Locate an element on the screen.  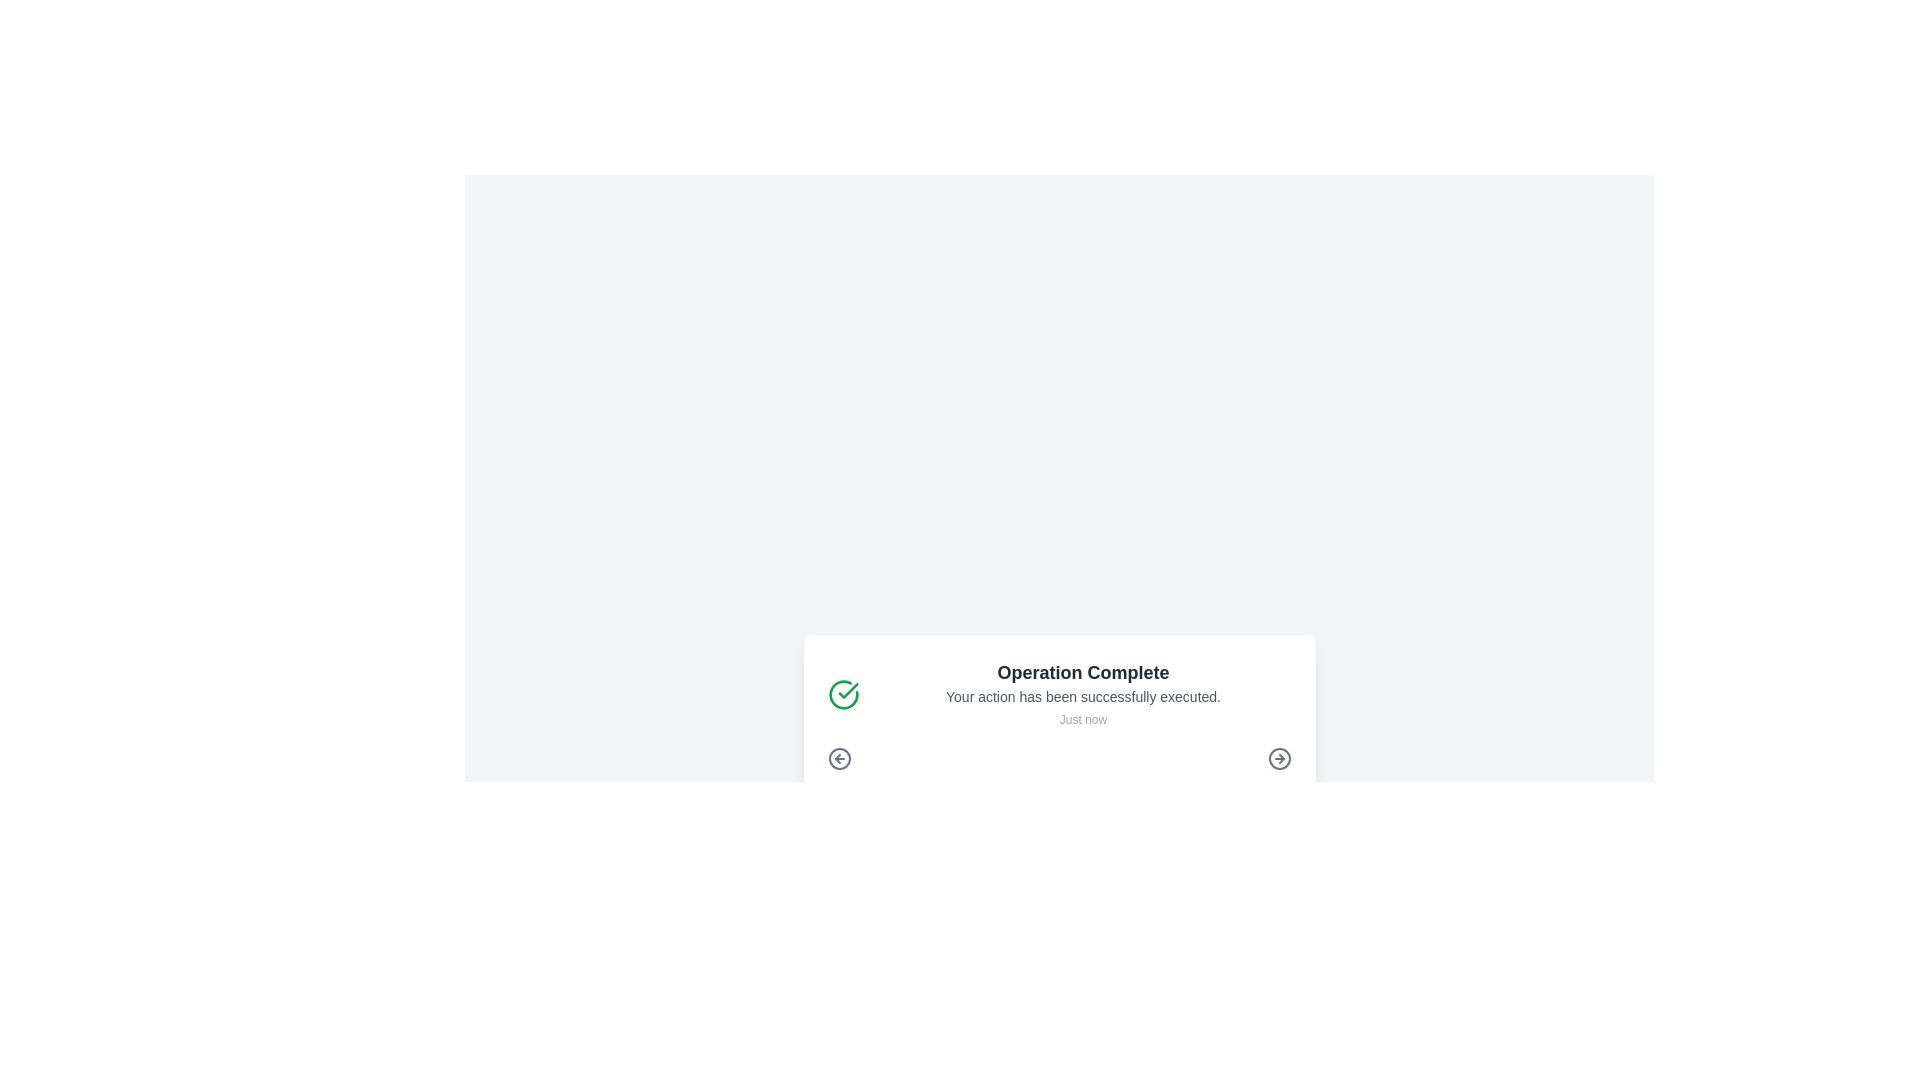
the prominently styled bold text reading 'Operation Complete' located at the bottom center of the notification panel is located at coordinates (1082, 672).